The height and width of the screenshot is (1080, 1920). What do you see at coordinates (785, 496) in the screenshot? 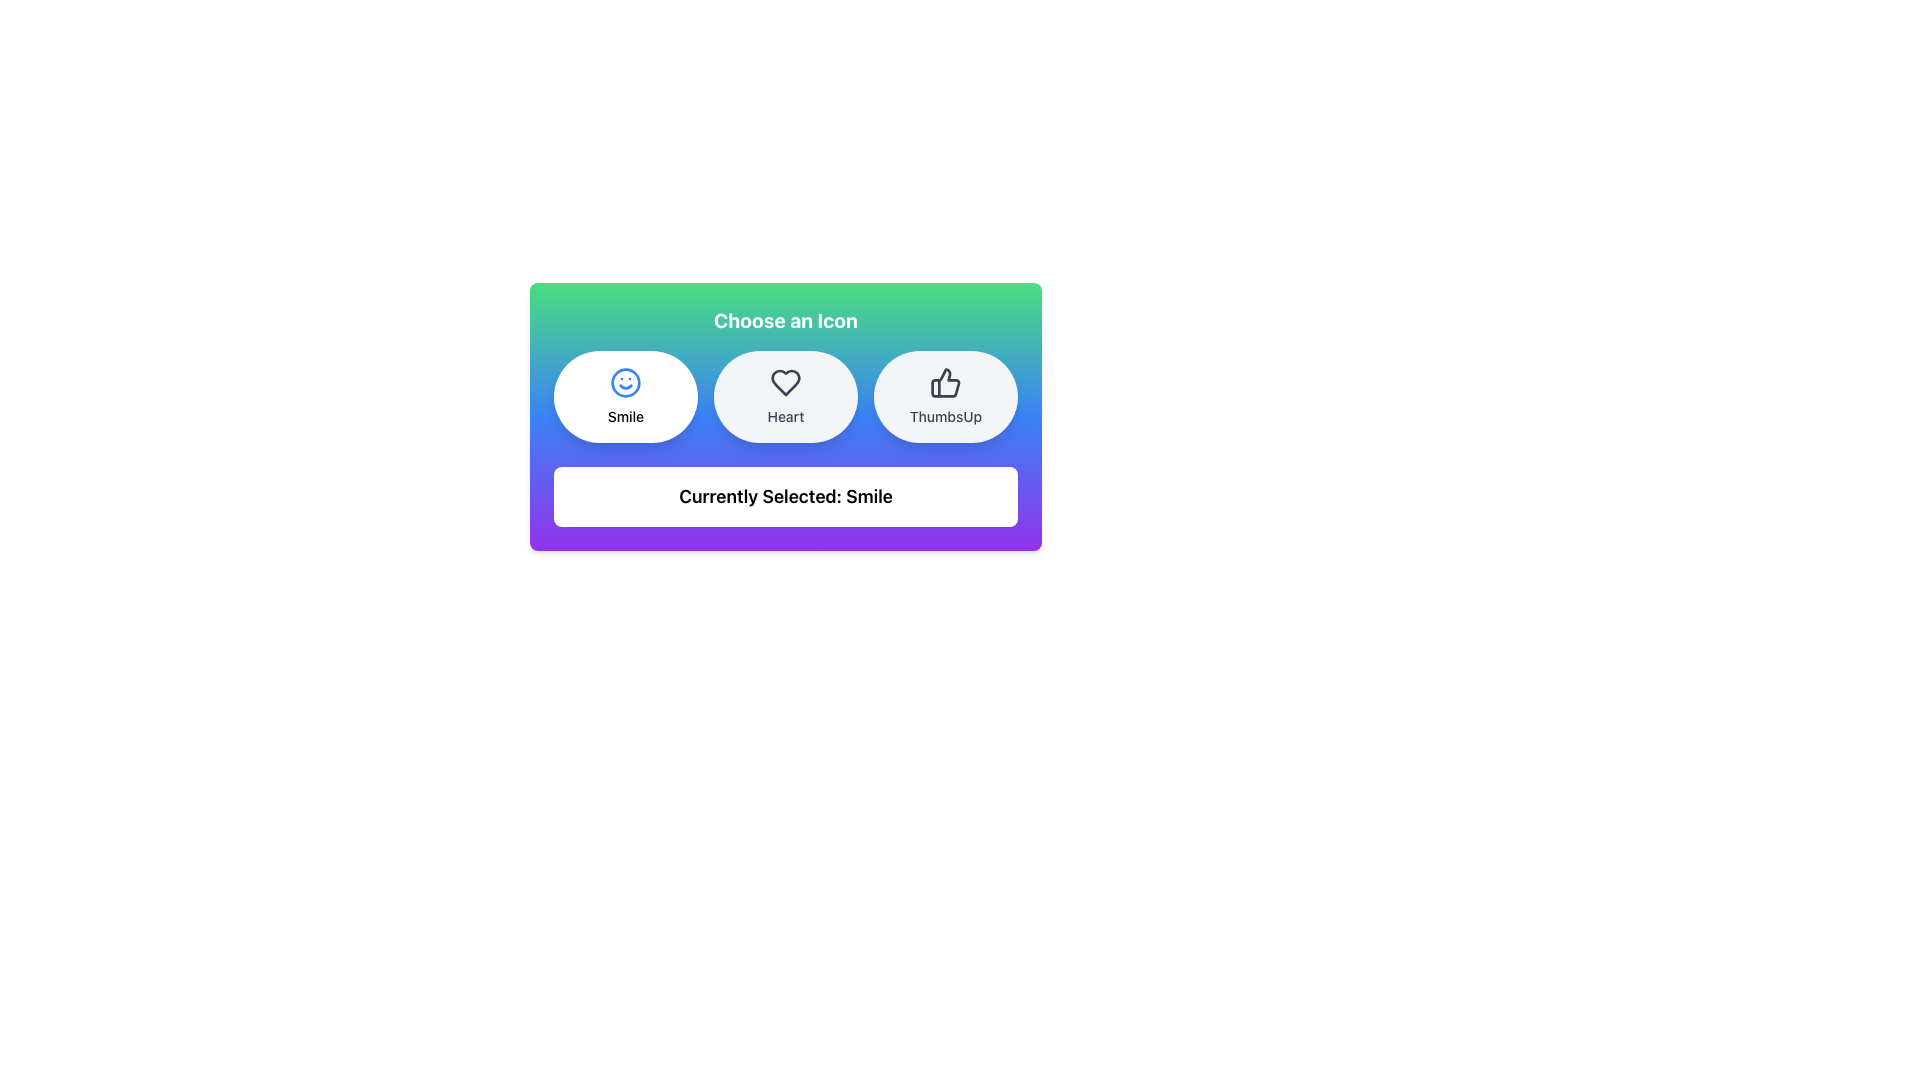
I see `the Status Indicator, which is a rectangular section at the bottom of the main interface with a white background and bold black text reading 'Currently Selected: Smile'` at bounding box center [785, 496].